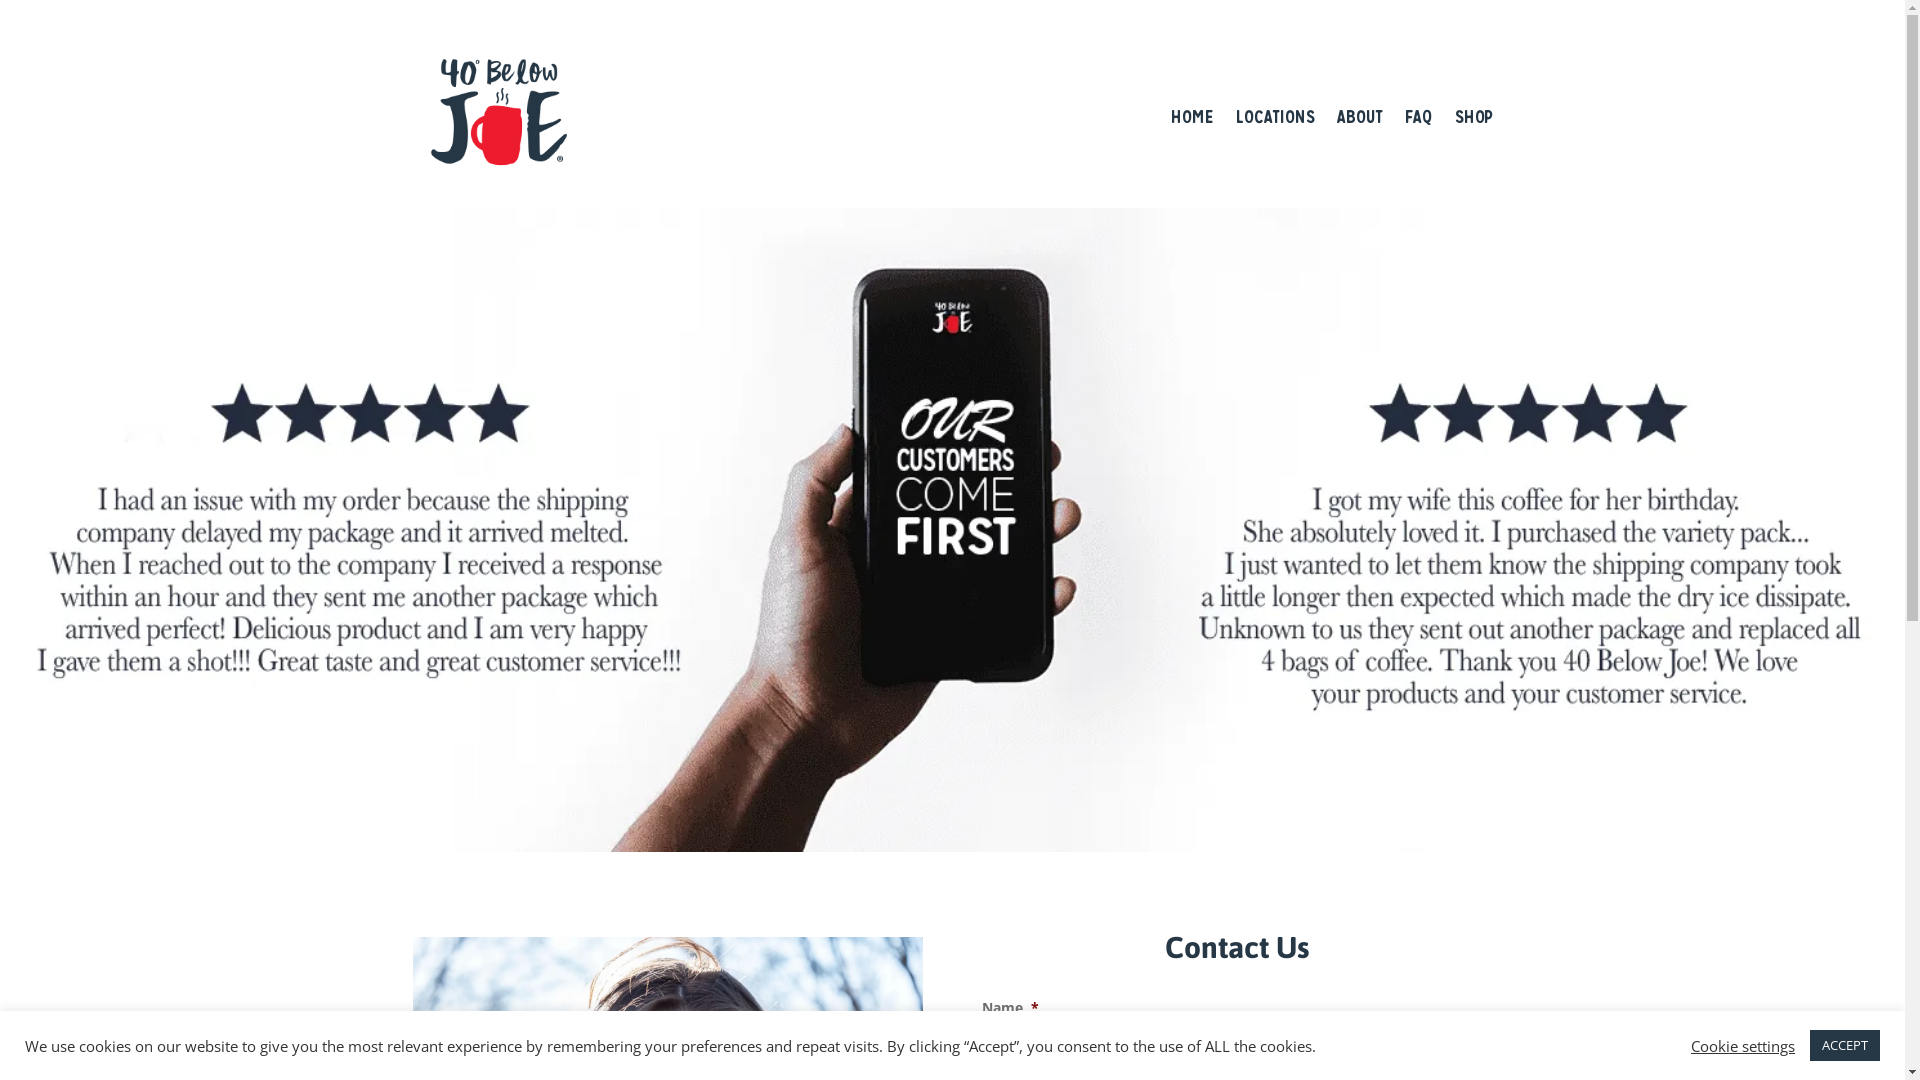 Image resolution: width=1920 pixels, height=1080 pixels. Describe the element at coordinates (1473, 117) in the screenshot. I see `'SHOP'` at that location.